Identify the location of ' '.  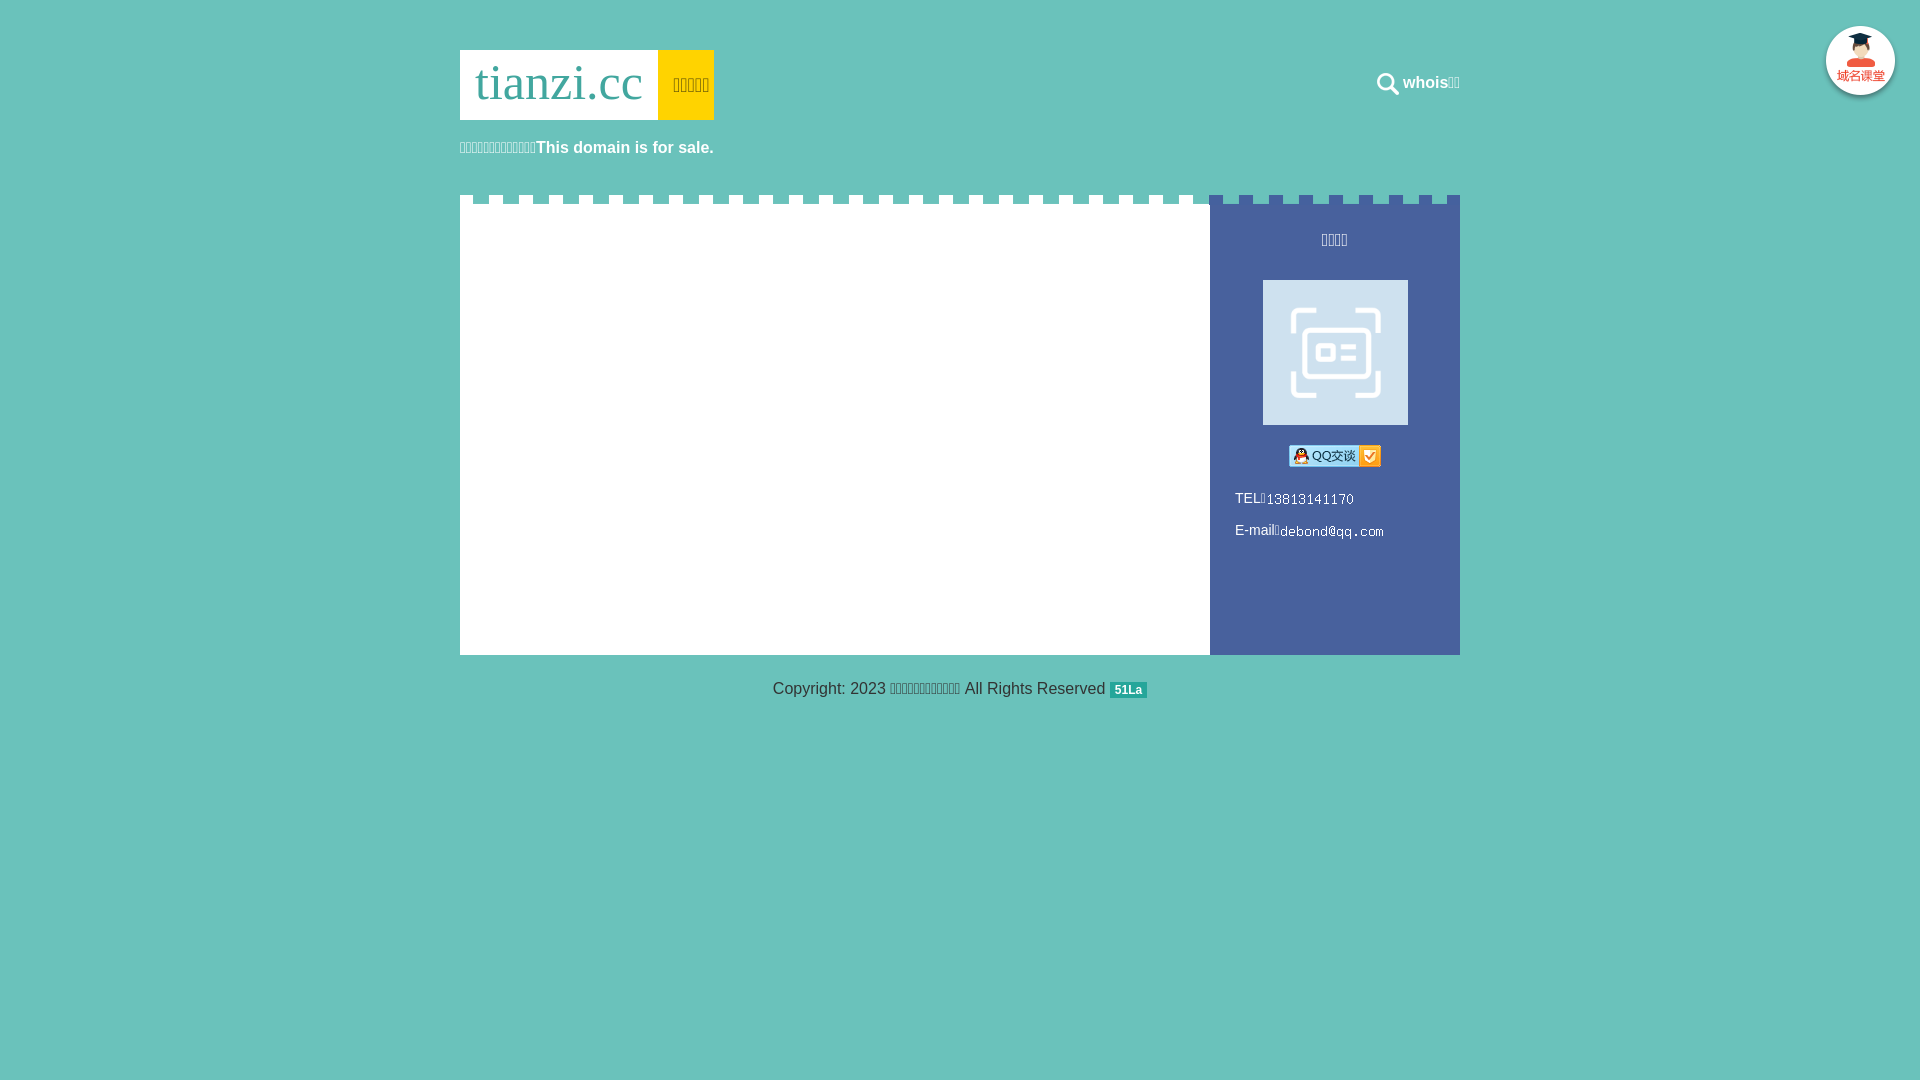
(1859, 62).